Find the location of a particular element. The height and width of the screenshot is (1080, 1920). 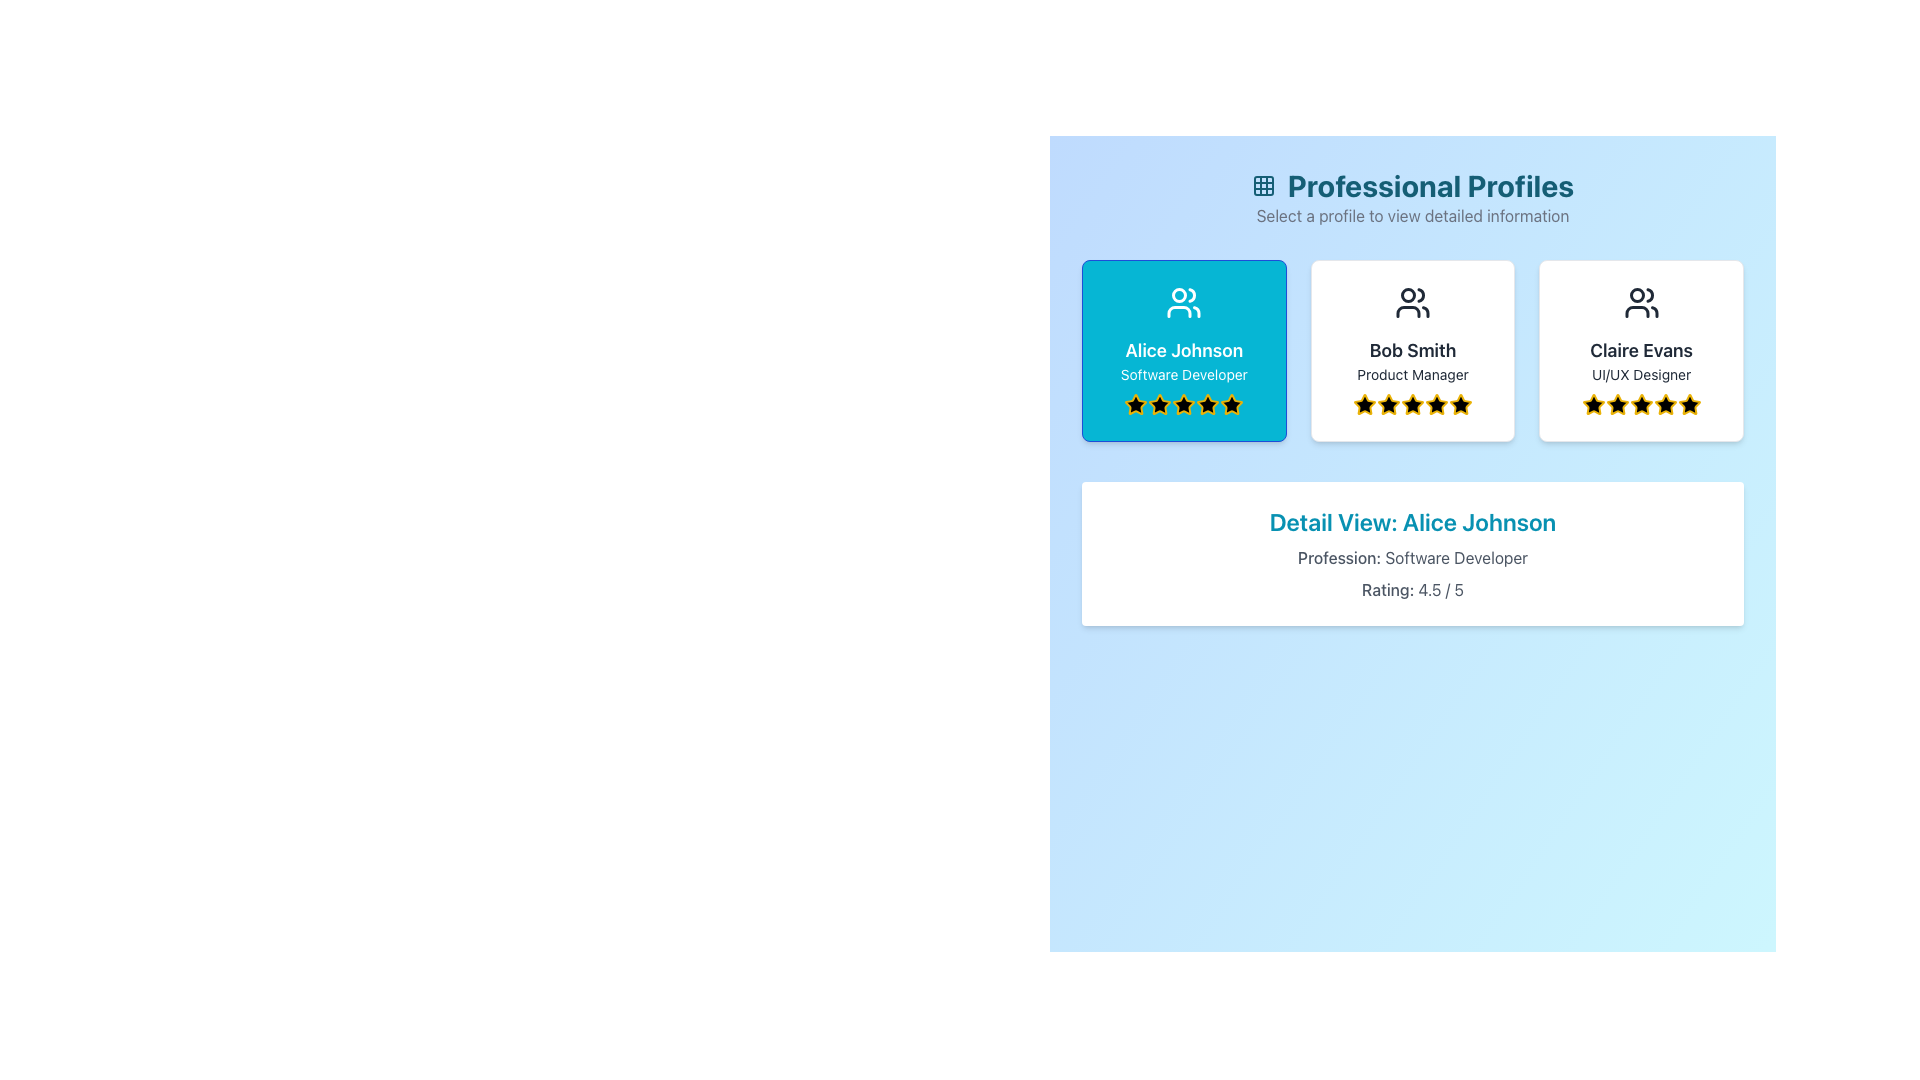

the grid icon located to the left of the 'Professional Profiles' header, which serves as a decorative element for the title is located at coordinates (1262, 185).